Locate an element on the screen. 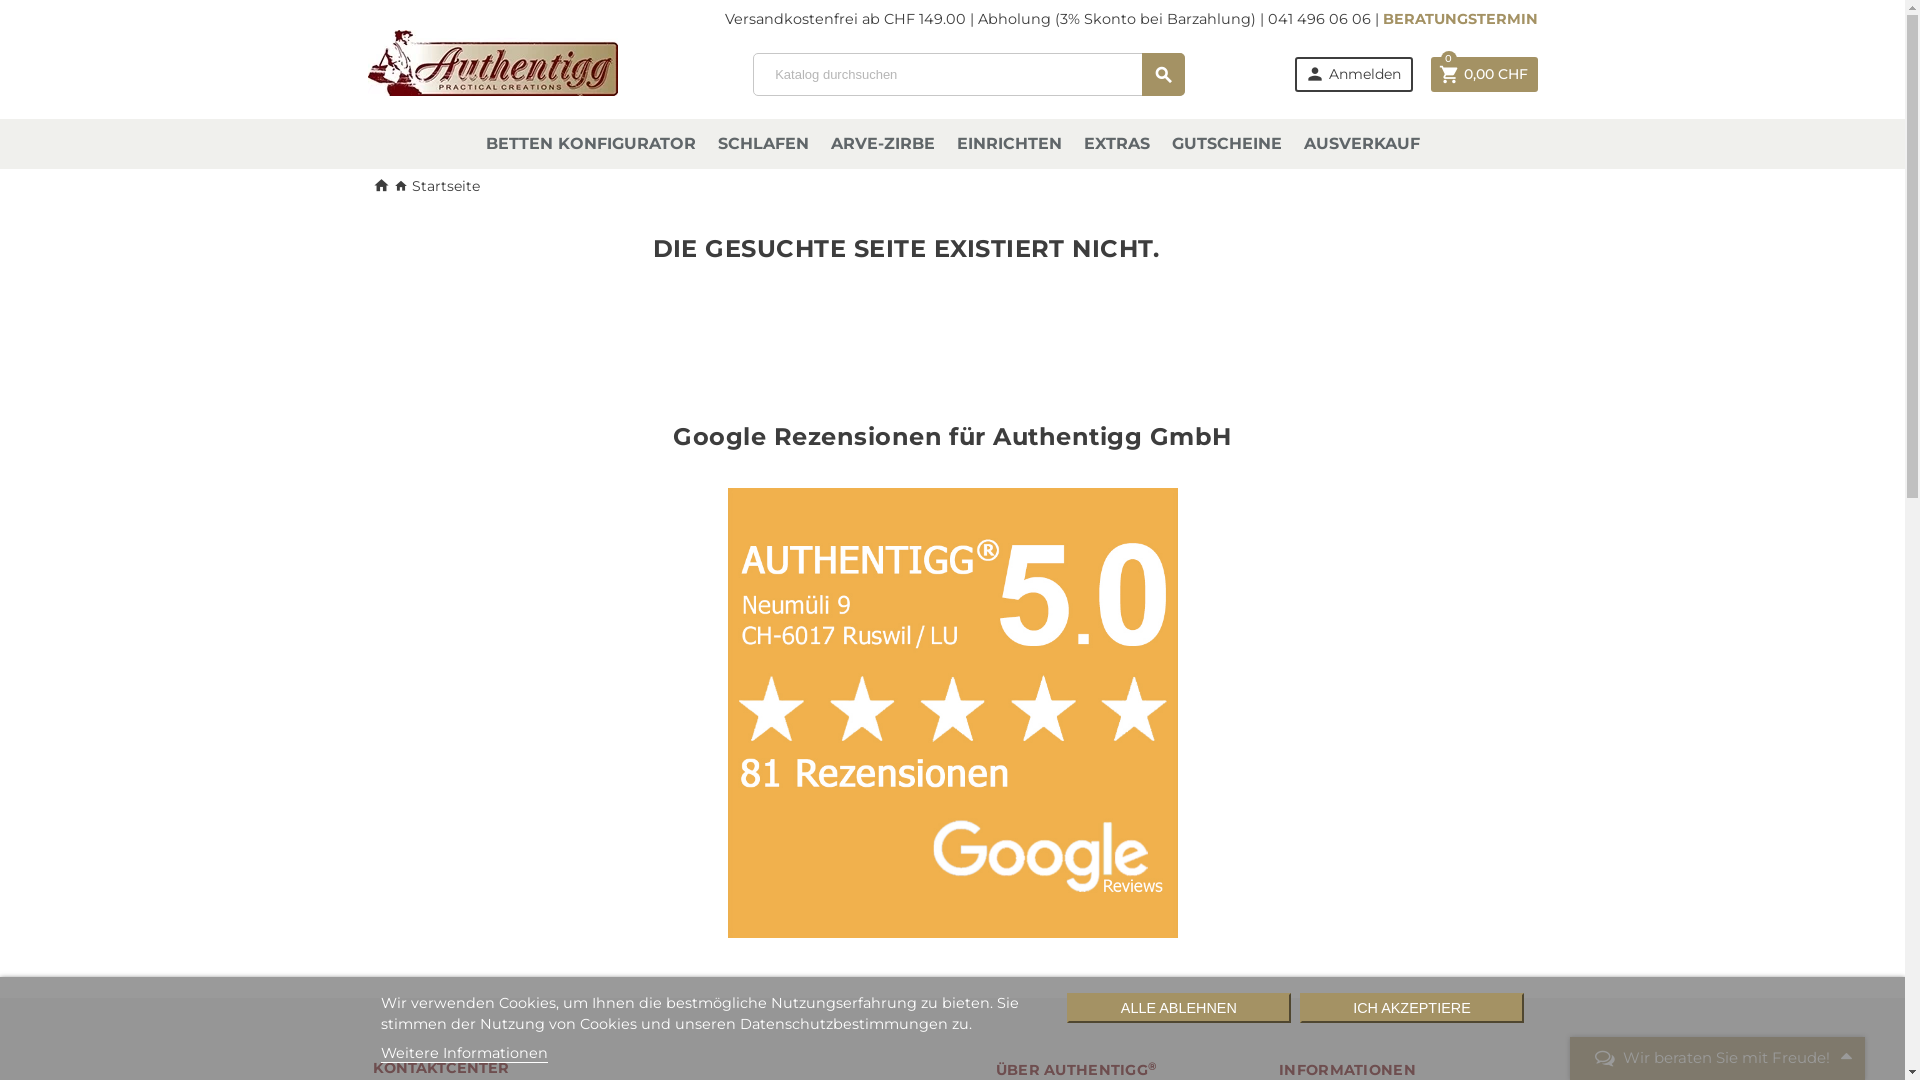 This screenshot has width=1920, height=1080. 'BETTEN KONFIGURATOR' is located at coordinates (589, 142).